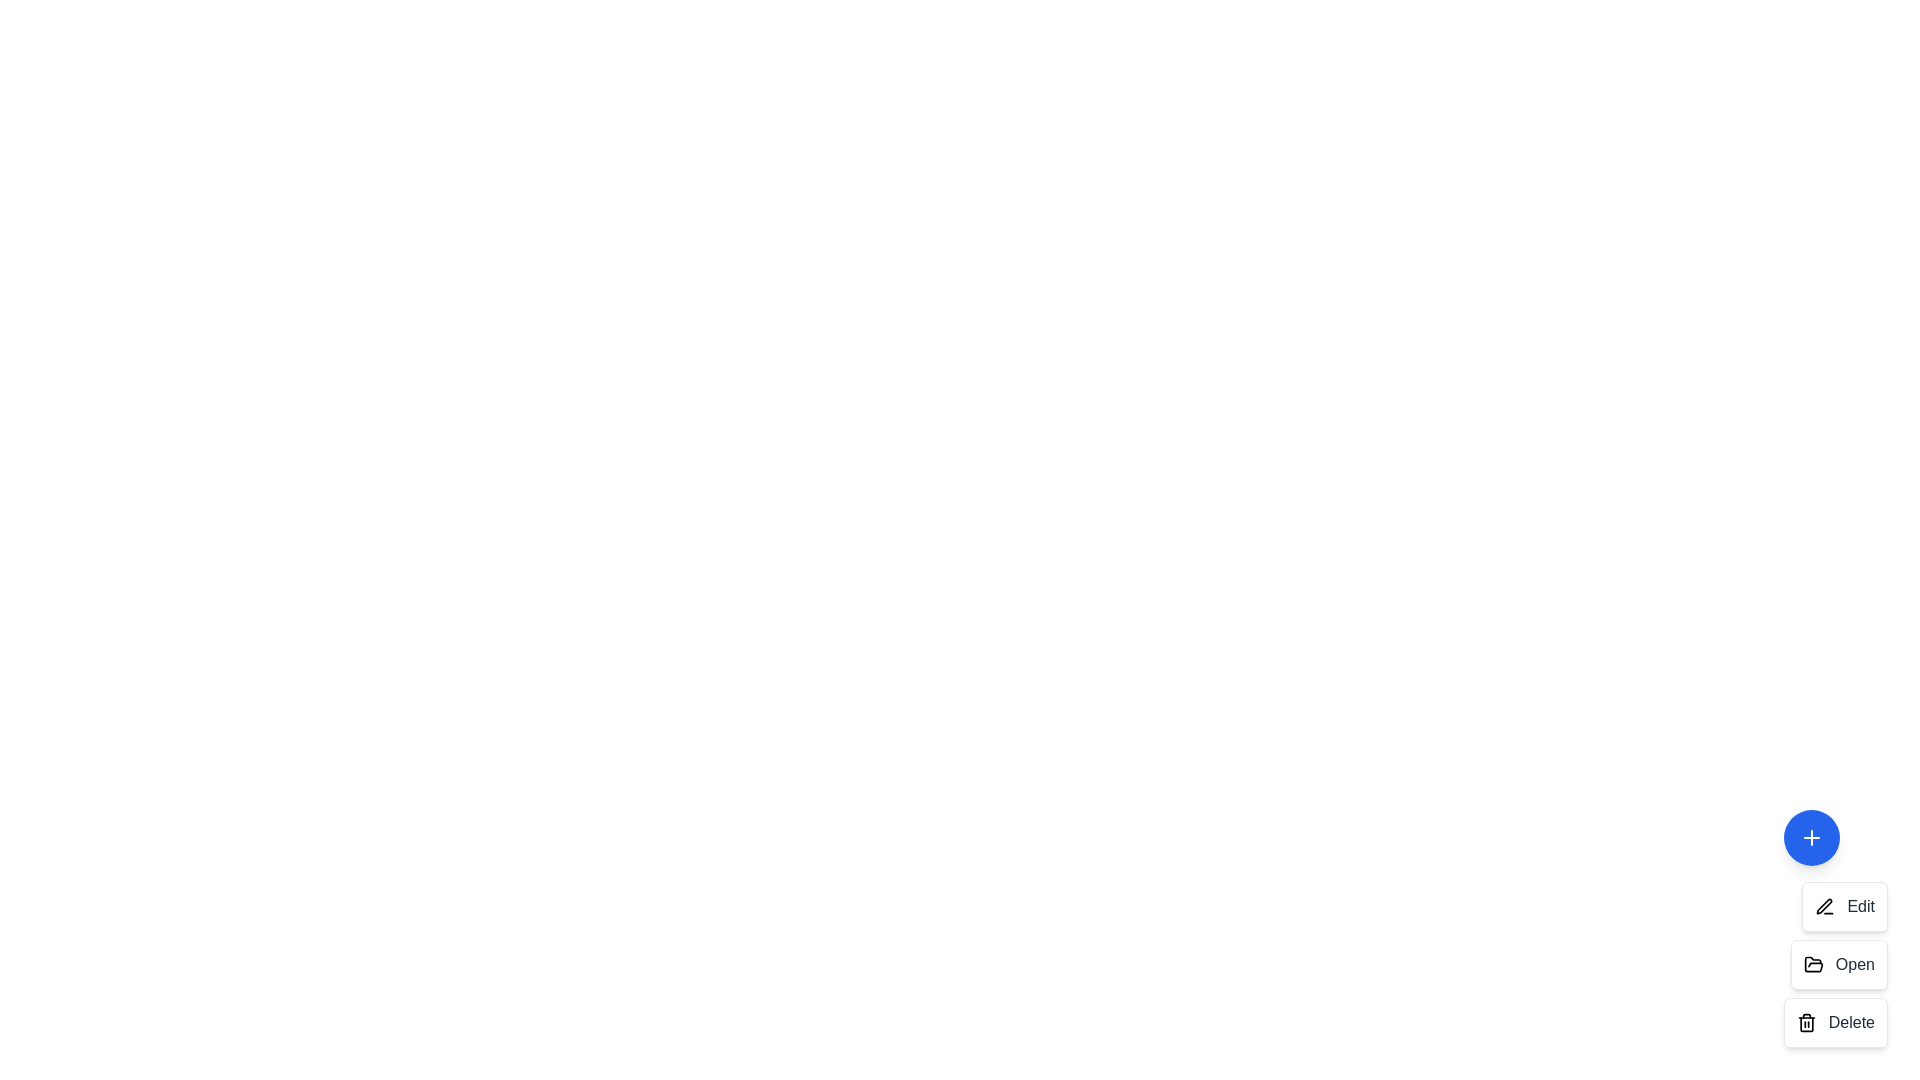 This screenshot has width=1920, height=1080. What do you see at coordinates (1839, 963) in the screenshot?
I see `the action item Open in the speed dial` at bounding box center [1839, 963].